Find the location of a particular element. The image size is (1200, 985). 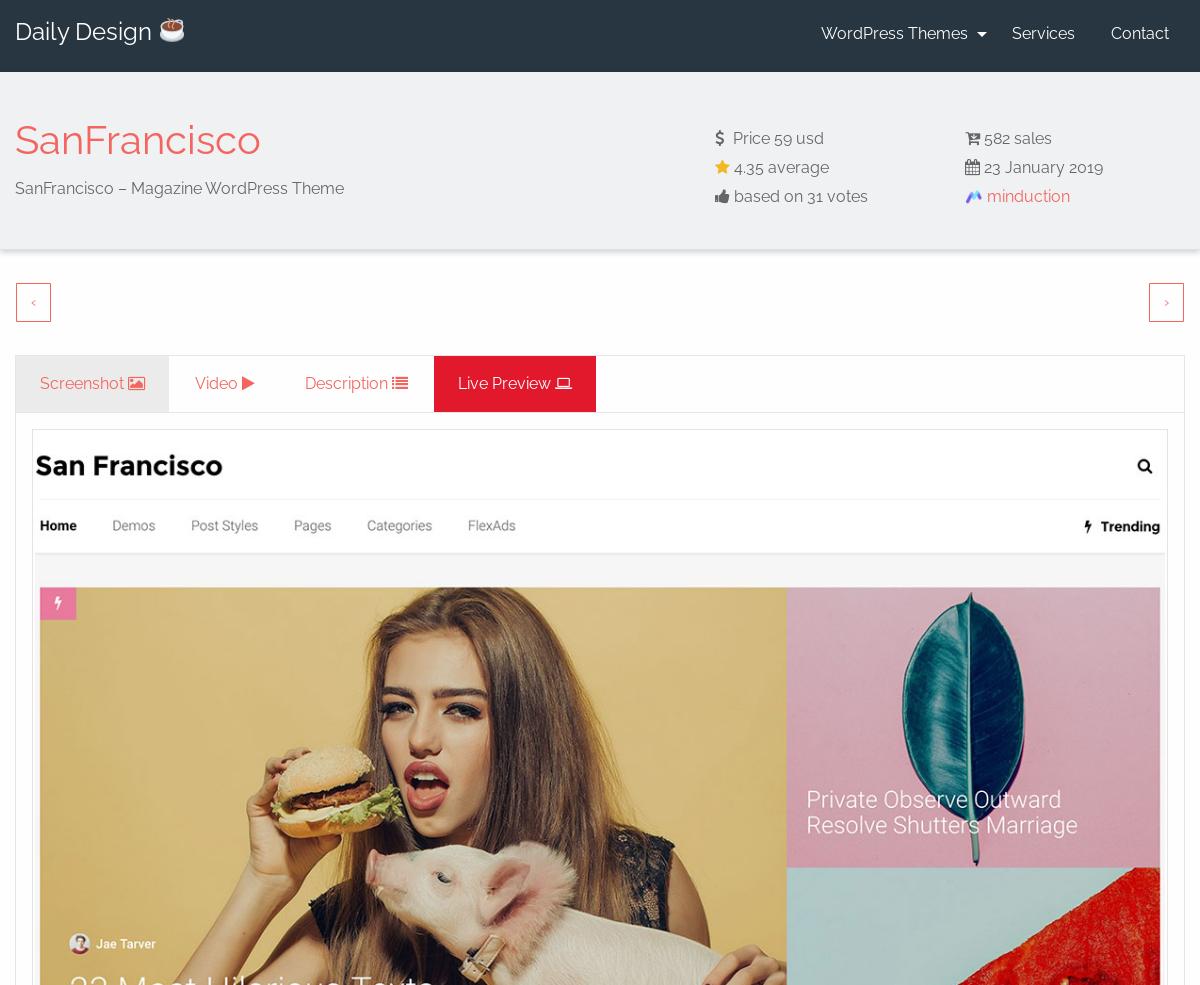

'Video' is located at coordinates (215, 383).